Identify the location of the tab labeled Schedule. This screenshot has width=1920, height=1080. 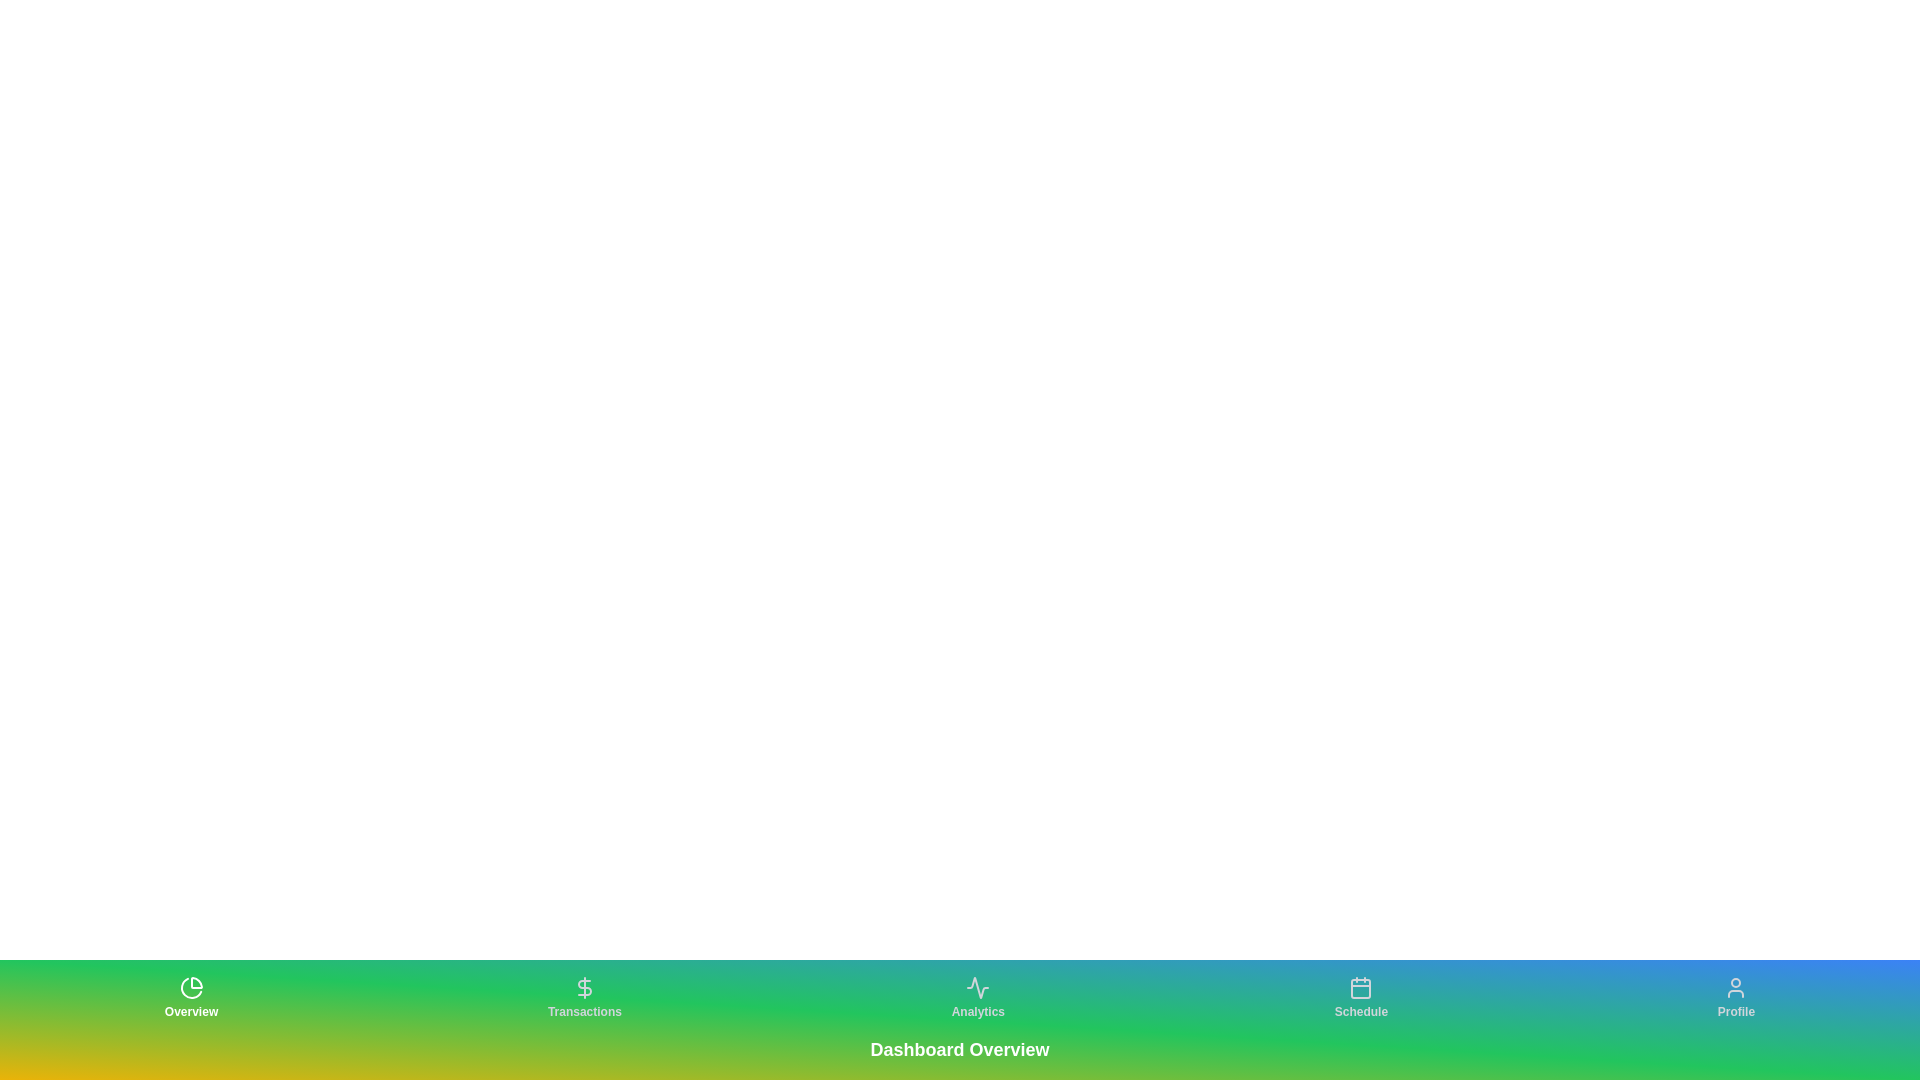
(1360, 998).